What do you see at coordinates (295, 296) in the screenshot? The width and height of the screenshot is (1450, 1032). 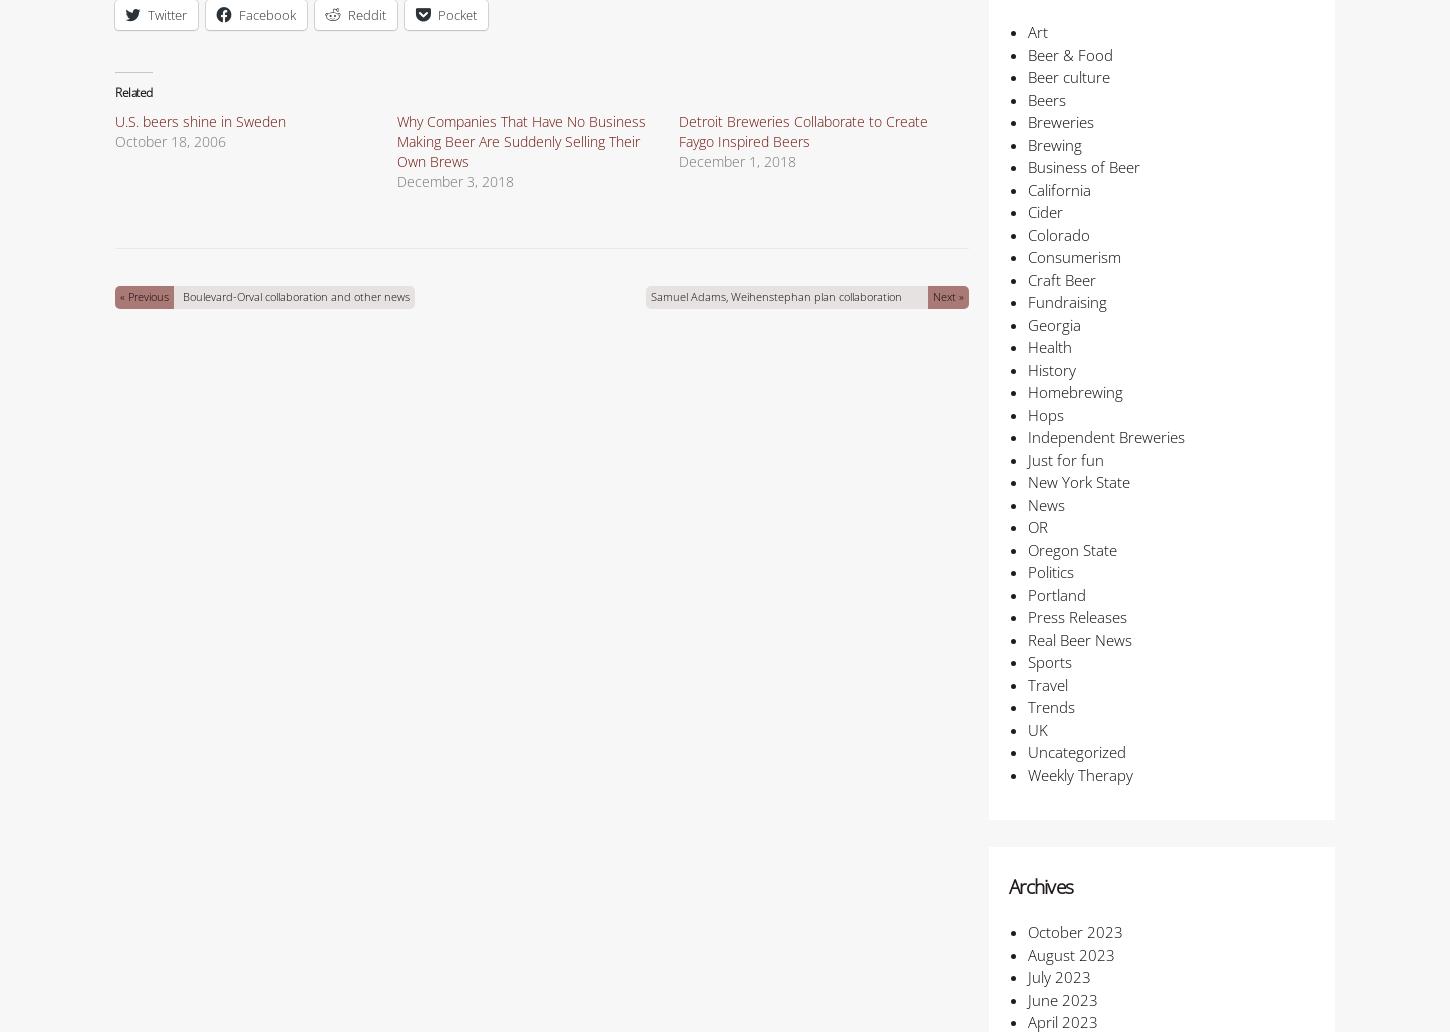 I see `'Boulevard-Orval collaboration and other news'` at bounding box center [295, 296].